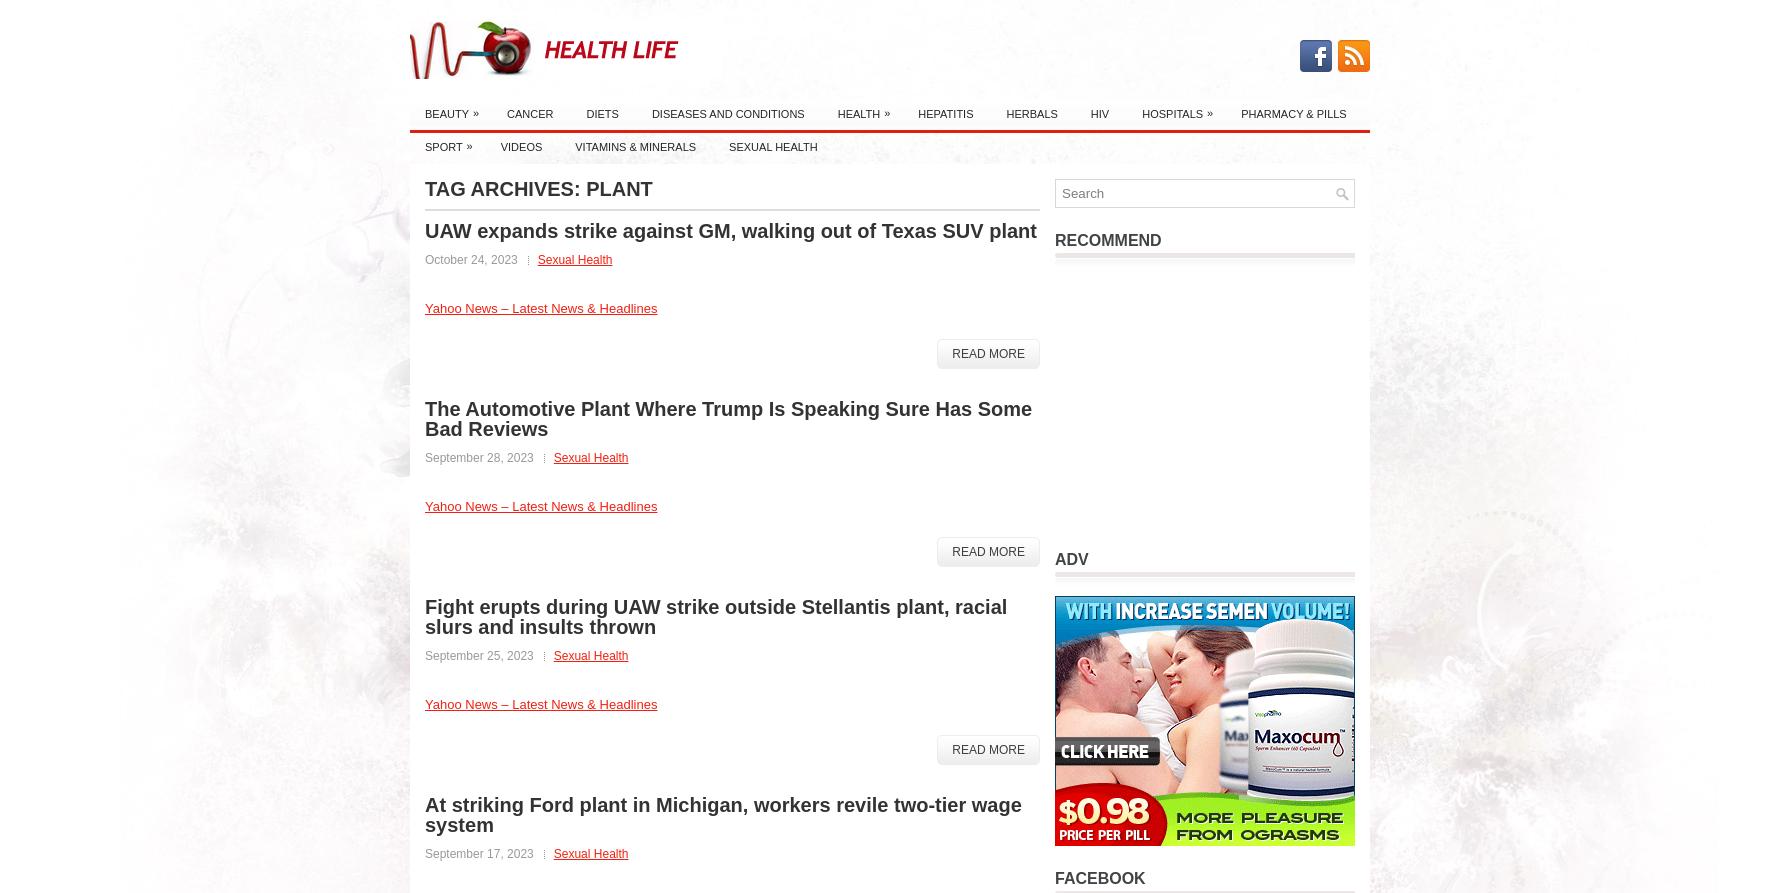  I want to click on 'October 24, 2023', so click(424, 259).